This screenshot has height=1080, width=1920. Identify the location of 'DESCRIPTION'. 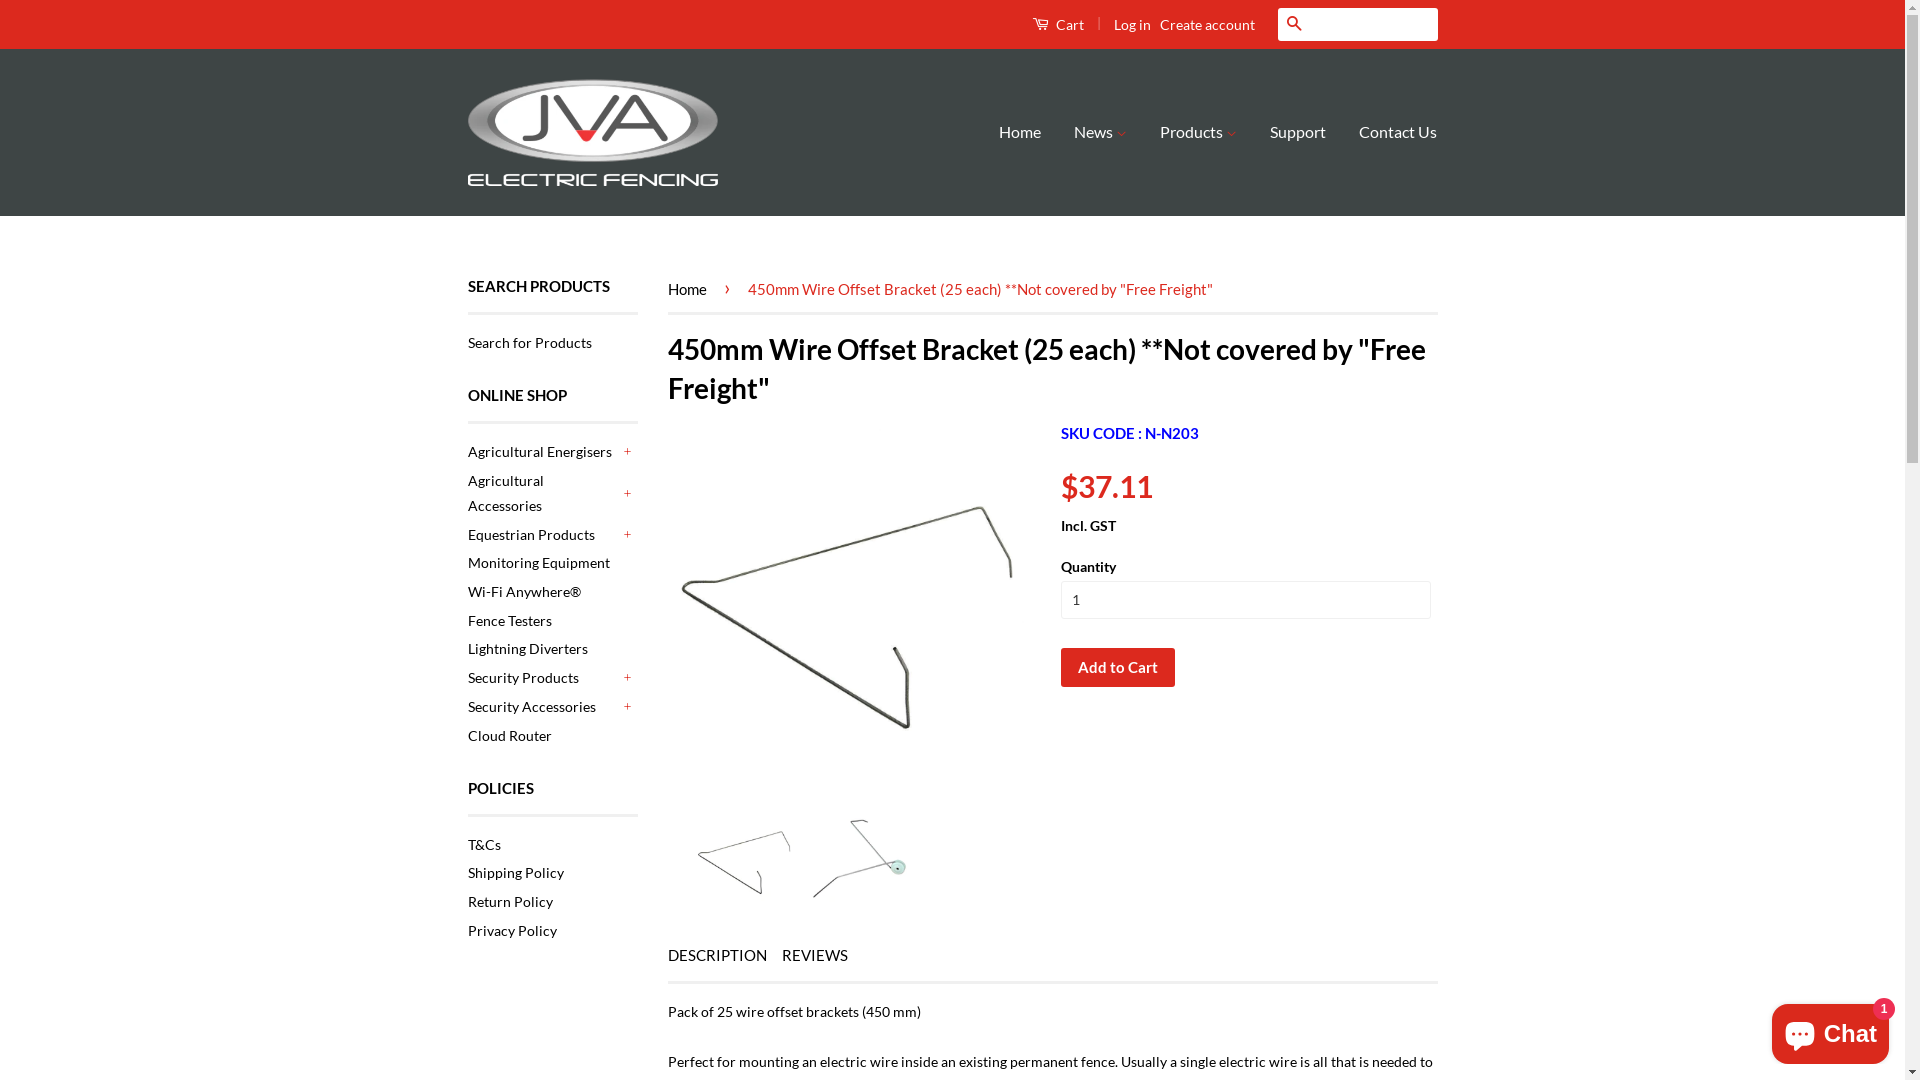
(667, 954).